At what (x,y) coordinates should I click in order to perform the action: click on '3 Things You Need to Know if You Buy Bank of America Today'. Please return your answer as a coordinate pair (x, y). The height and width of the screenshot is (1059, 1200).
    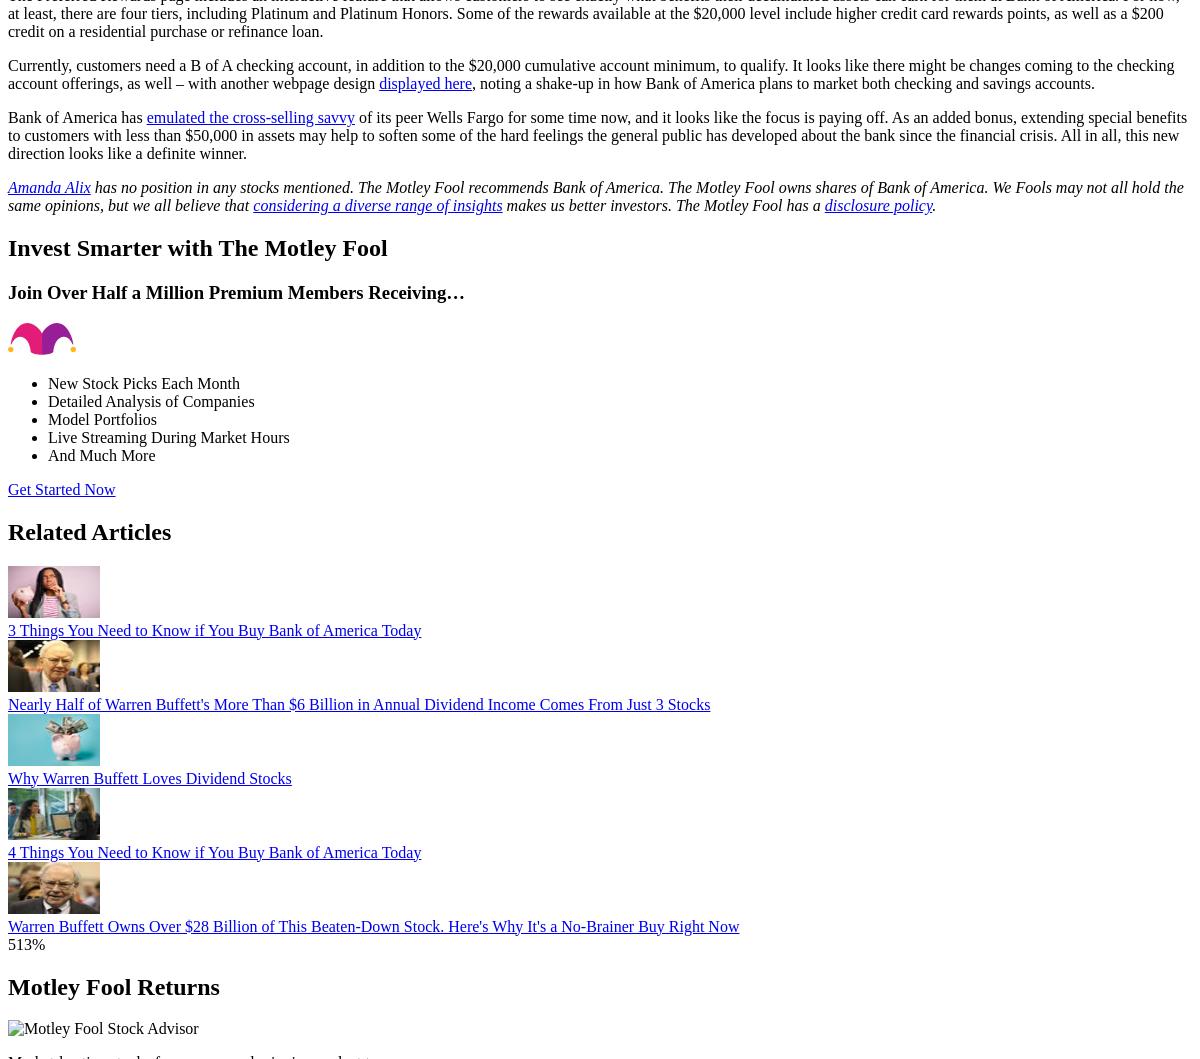
    Looking at the image, I should click on (8, 628).